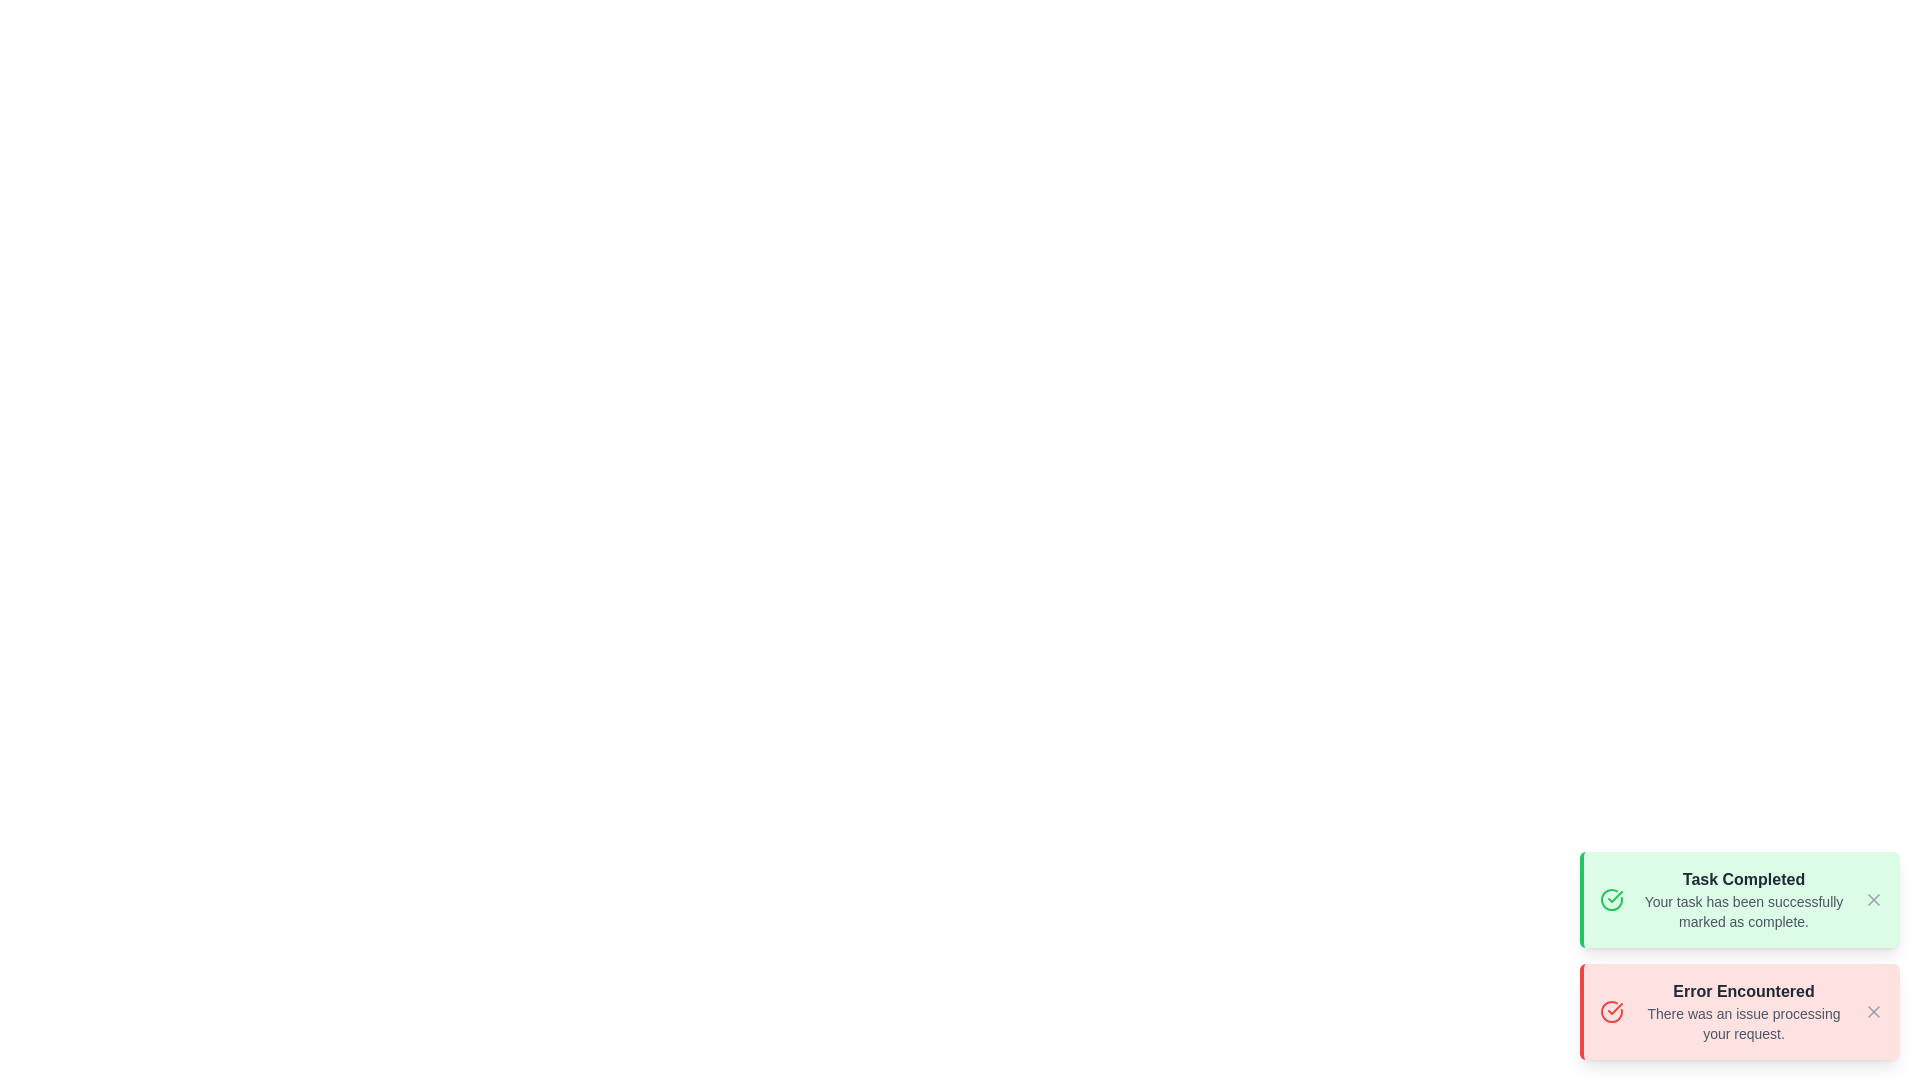  I want to click on the close button of the notification to dismiss it, so click(1872, 898).